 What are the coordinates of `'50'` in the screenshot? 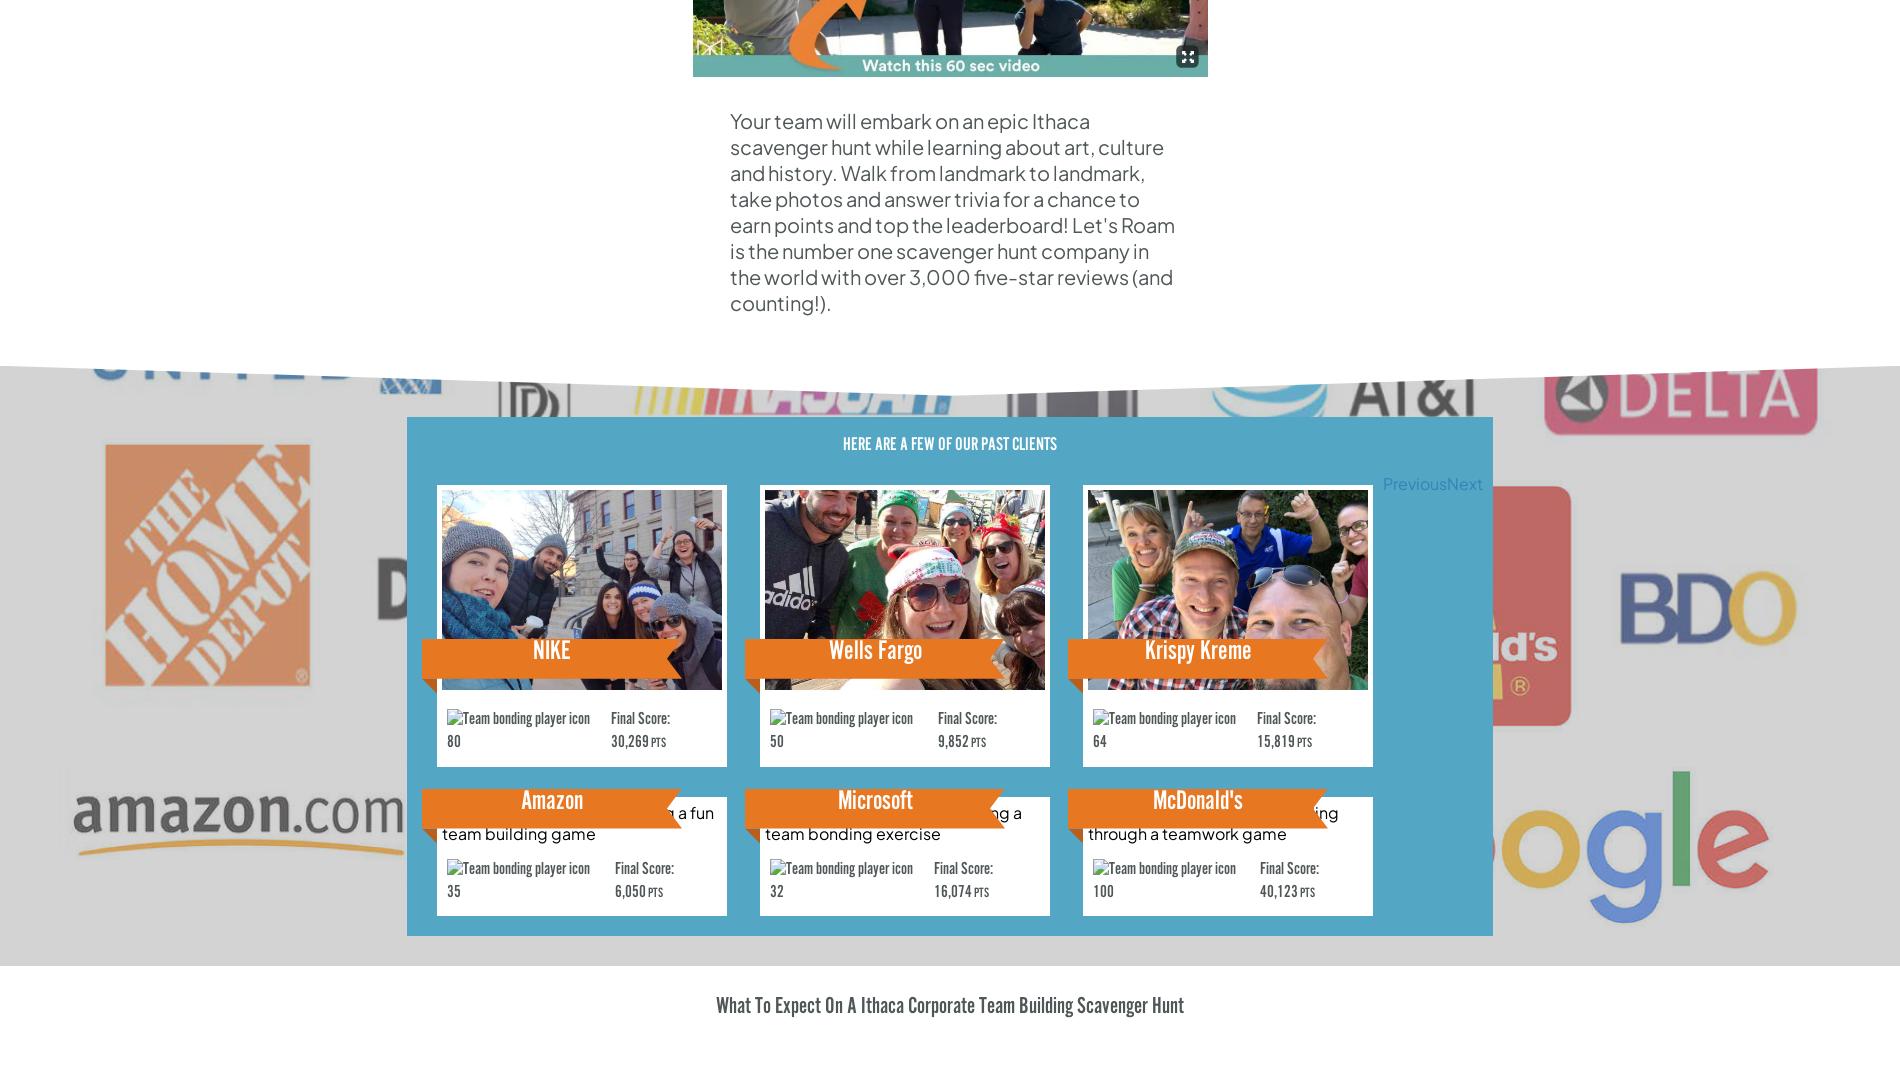 It's located at (775, 742).